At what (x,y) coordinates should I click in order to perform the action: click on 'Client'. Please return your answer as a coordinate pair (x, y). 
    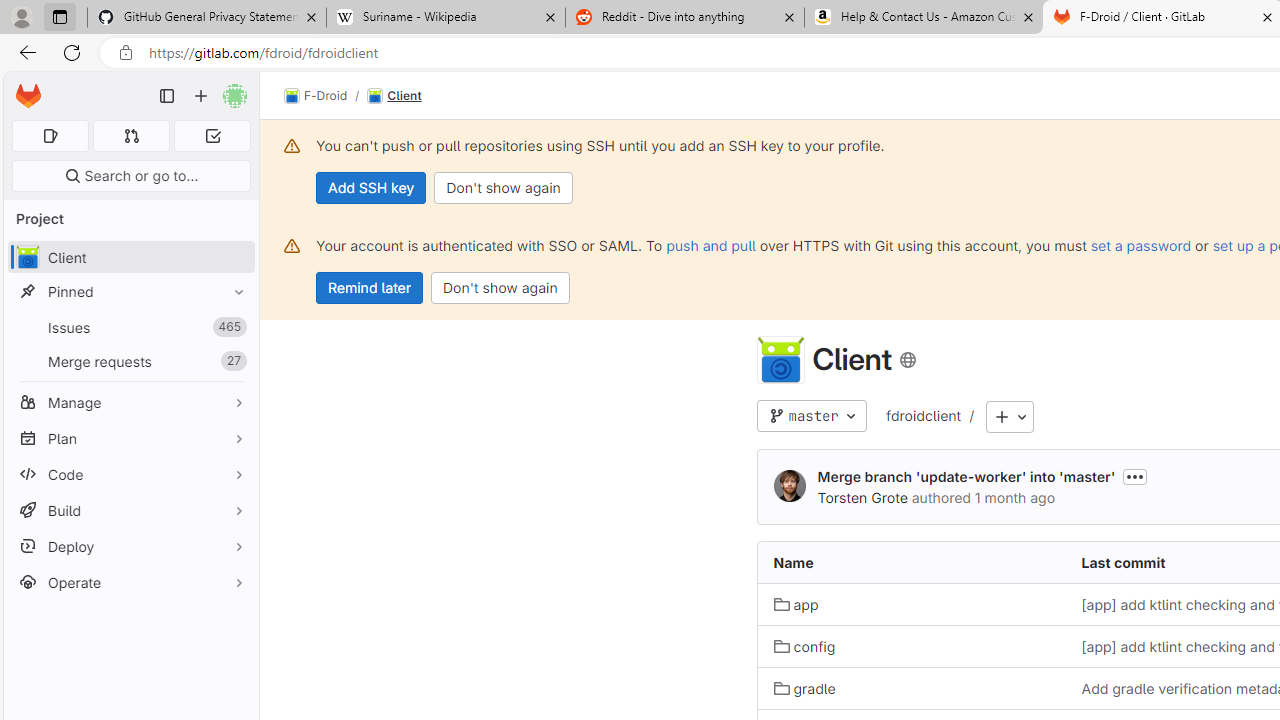
    Looking at the image, I should click on (394, 96).